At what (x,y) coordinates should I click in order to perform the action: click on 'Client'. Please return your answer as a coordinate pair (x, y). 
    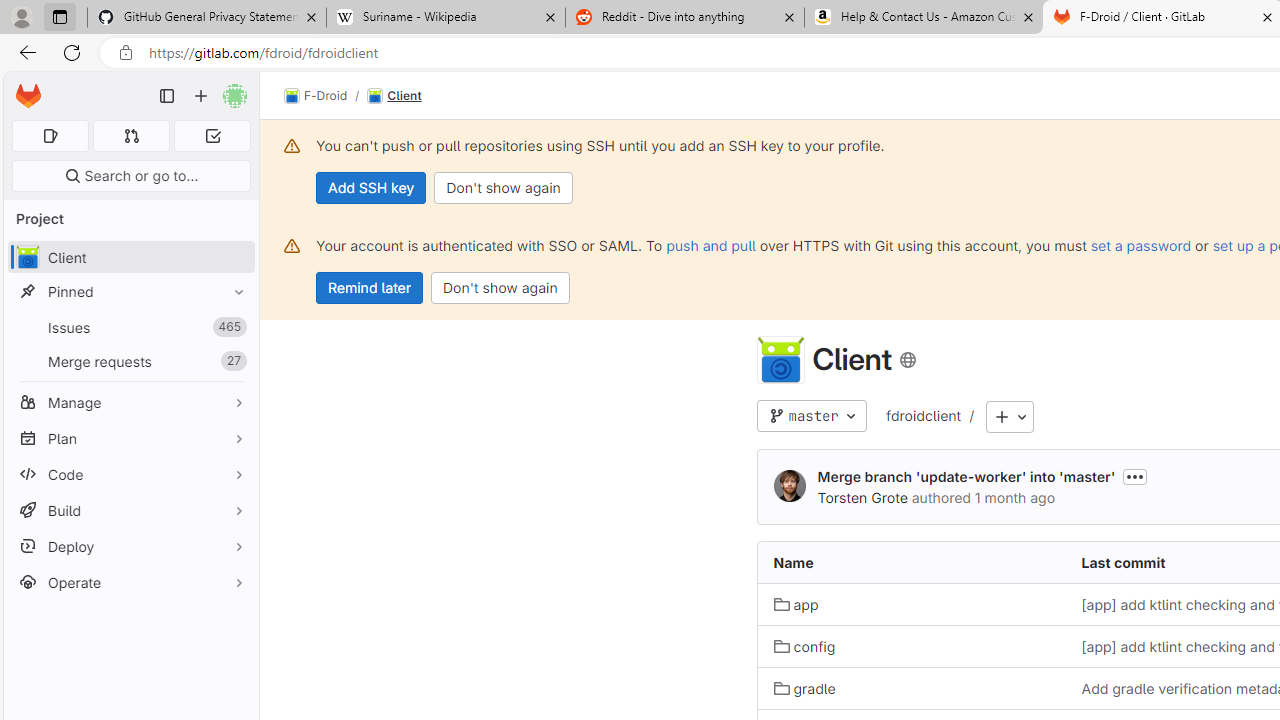
    Looking at the image, I should click on (394, 96).